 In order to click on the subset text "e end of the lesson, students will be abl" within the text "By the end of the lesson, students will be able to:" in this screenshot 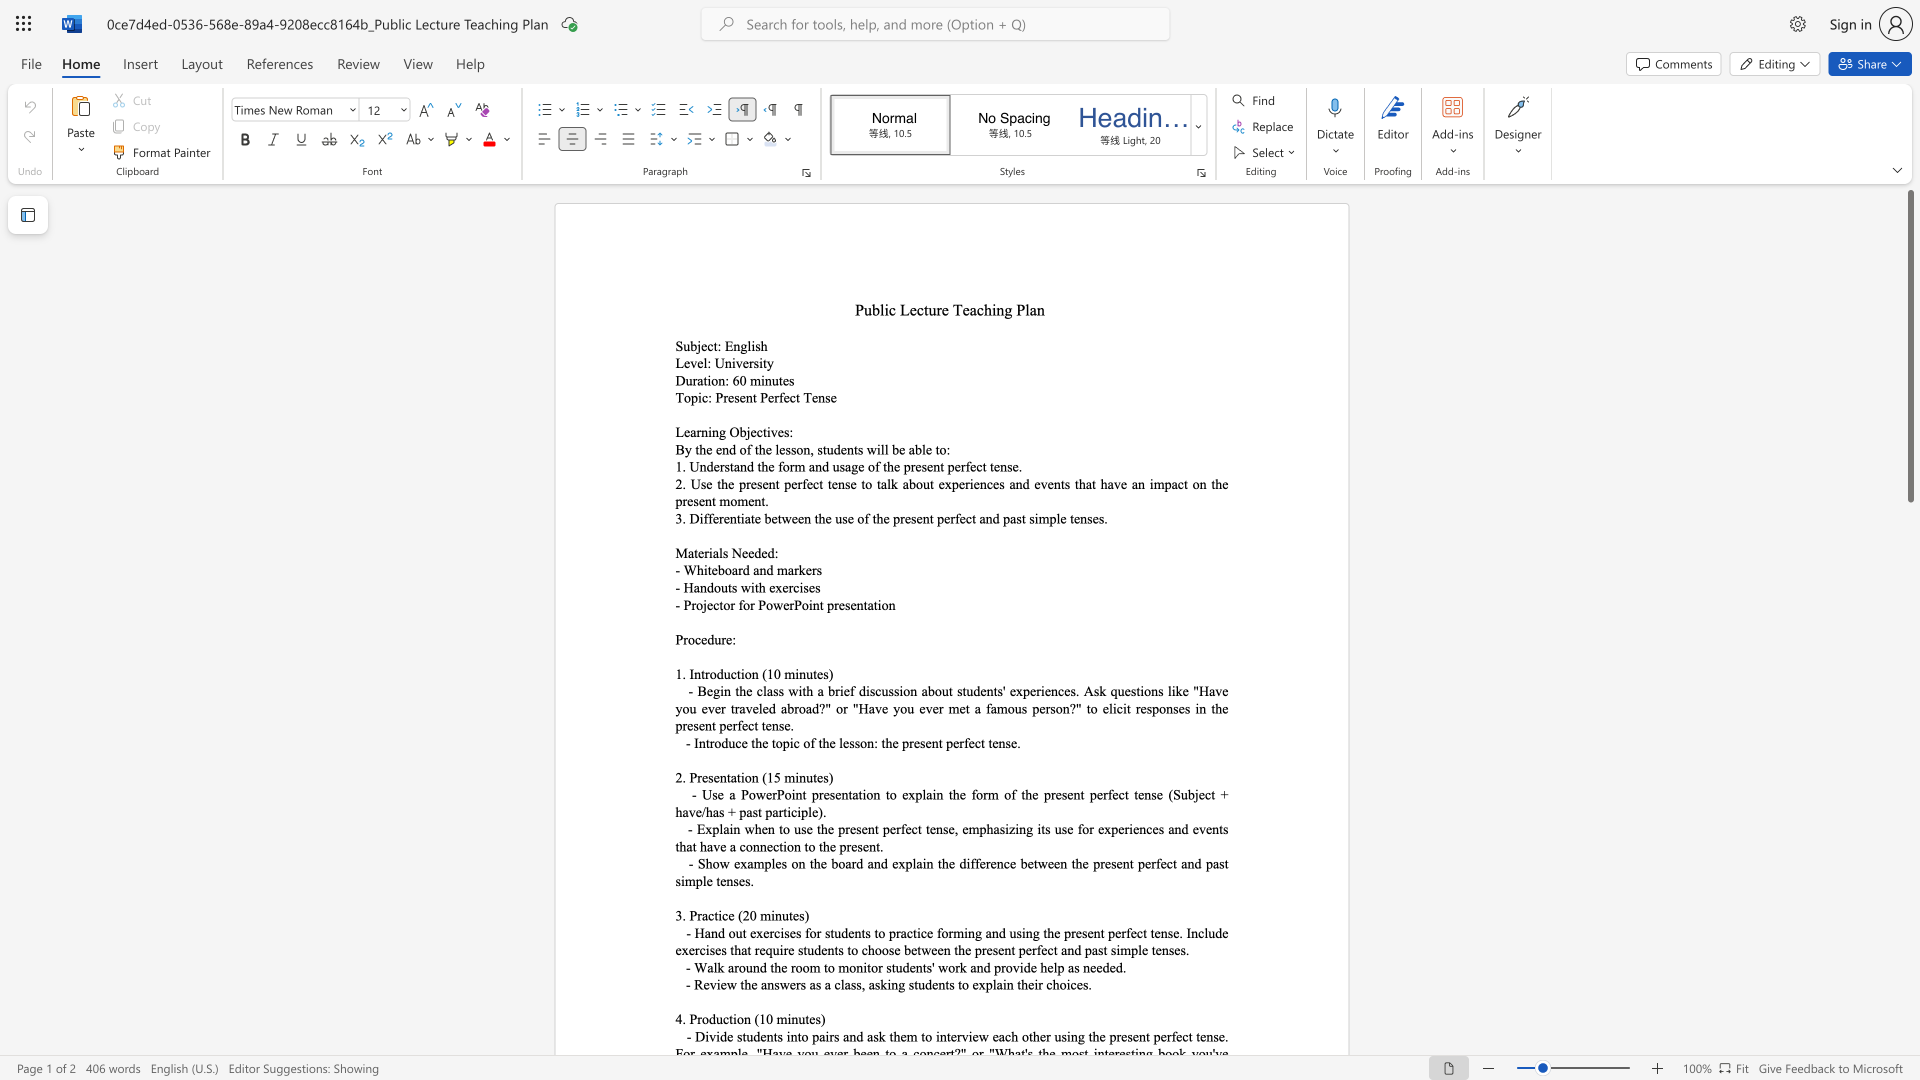, I will do `click(706, 448)`.